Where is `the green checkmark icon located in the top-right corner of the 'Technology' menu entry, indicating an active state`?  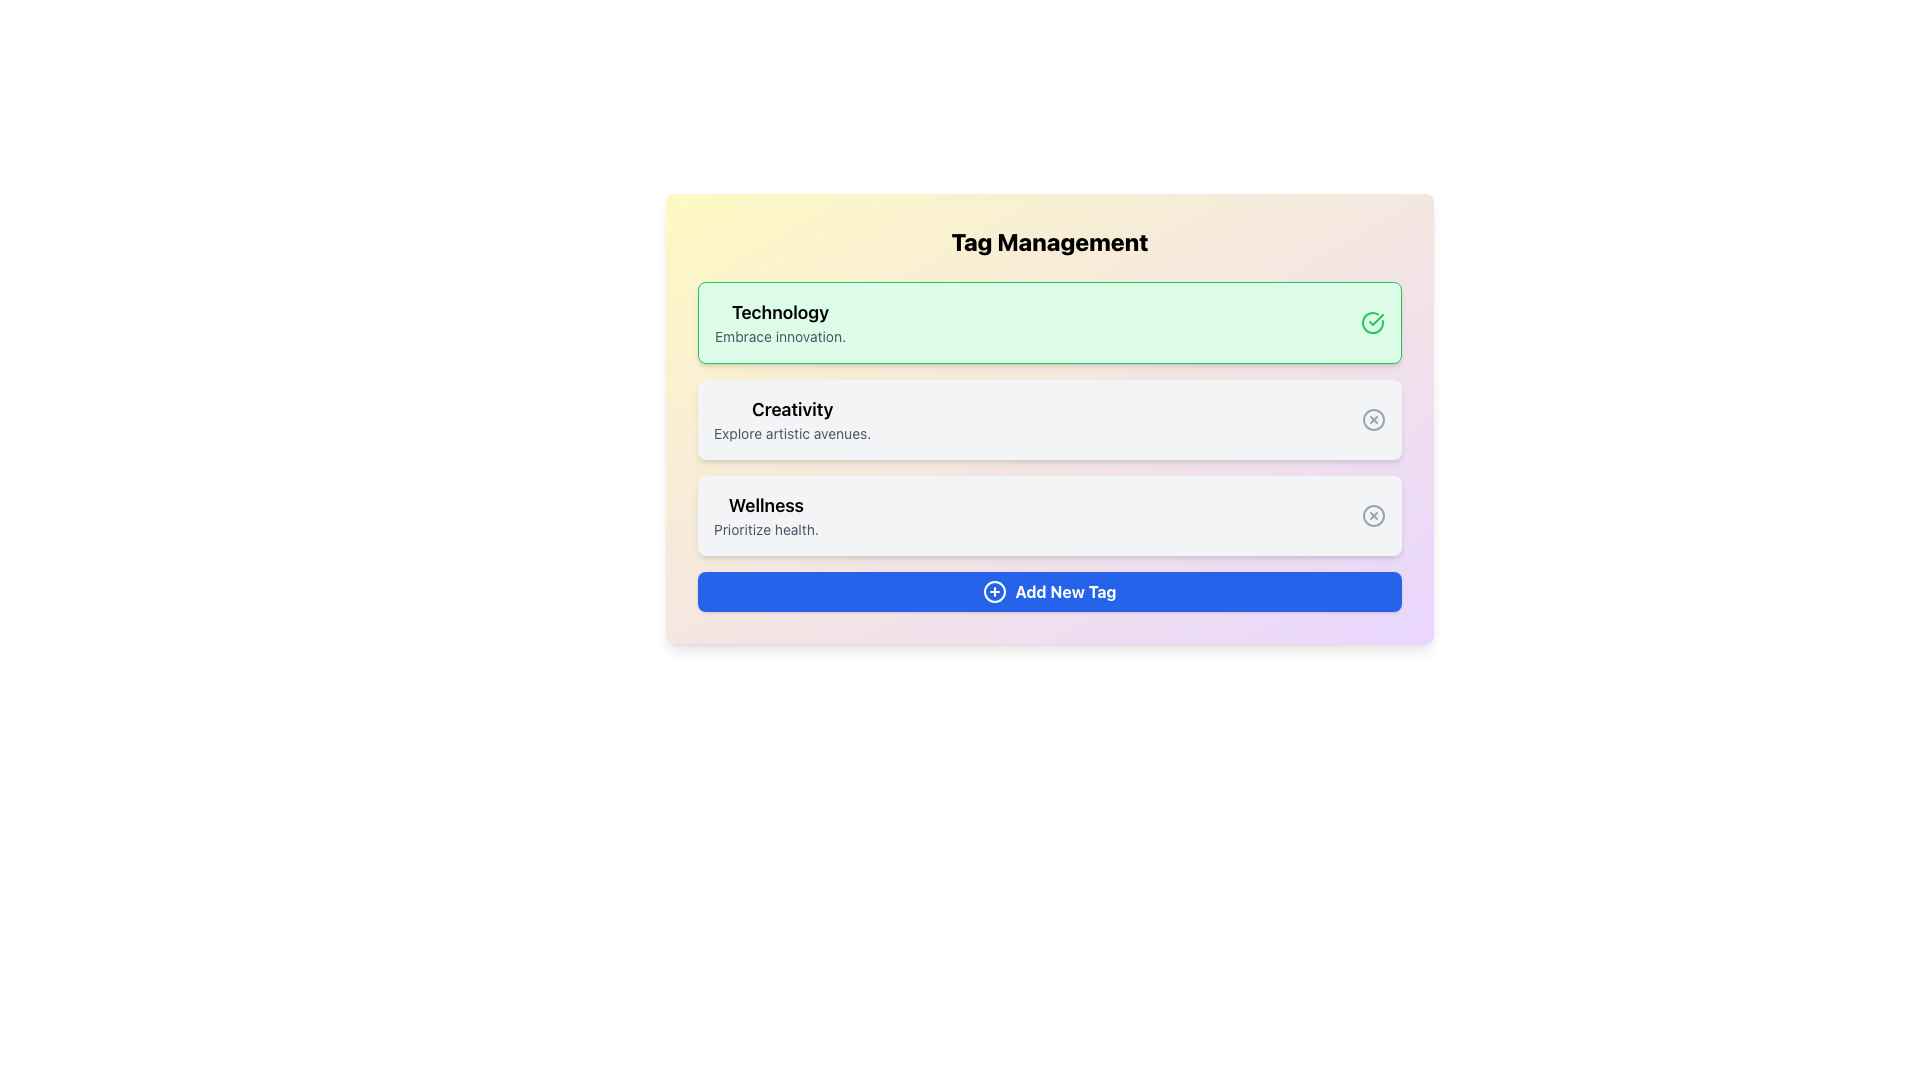 the green checkmark icon located in the top-right corner of the 'Technology' menu entry, indicating an active state is located at coordinates (1375, 319).